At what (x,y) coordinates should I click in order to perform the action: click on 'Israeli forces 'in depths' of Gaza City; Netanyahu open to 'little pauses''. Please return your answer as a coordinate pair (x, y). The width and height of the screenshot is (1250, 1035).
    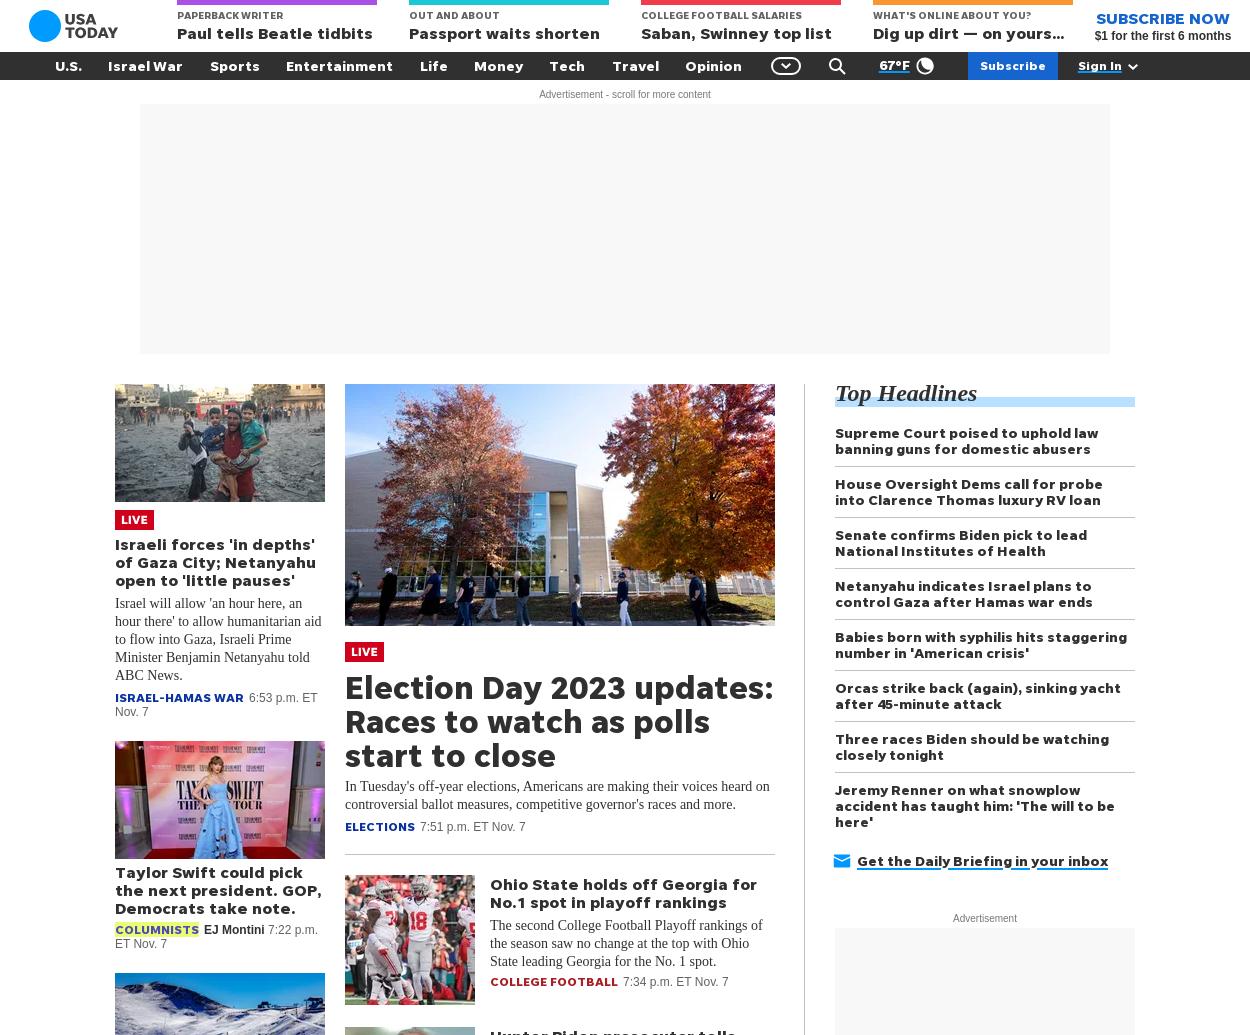
    Looking at the image, I should click on (214, 561).